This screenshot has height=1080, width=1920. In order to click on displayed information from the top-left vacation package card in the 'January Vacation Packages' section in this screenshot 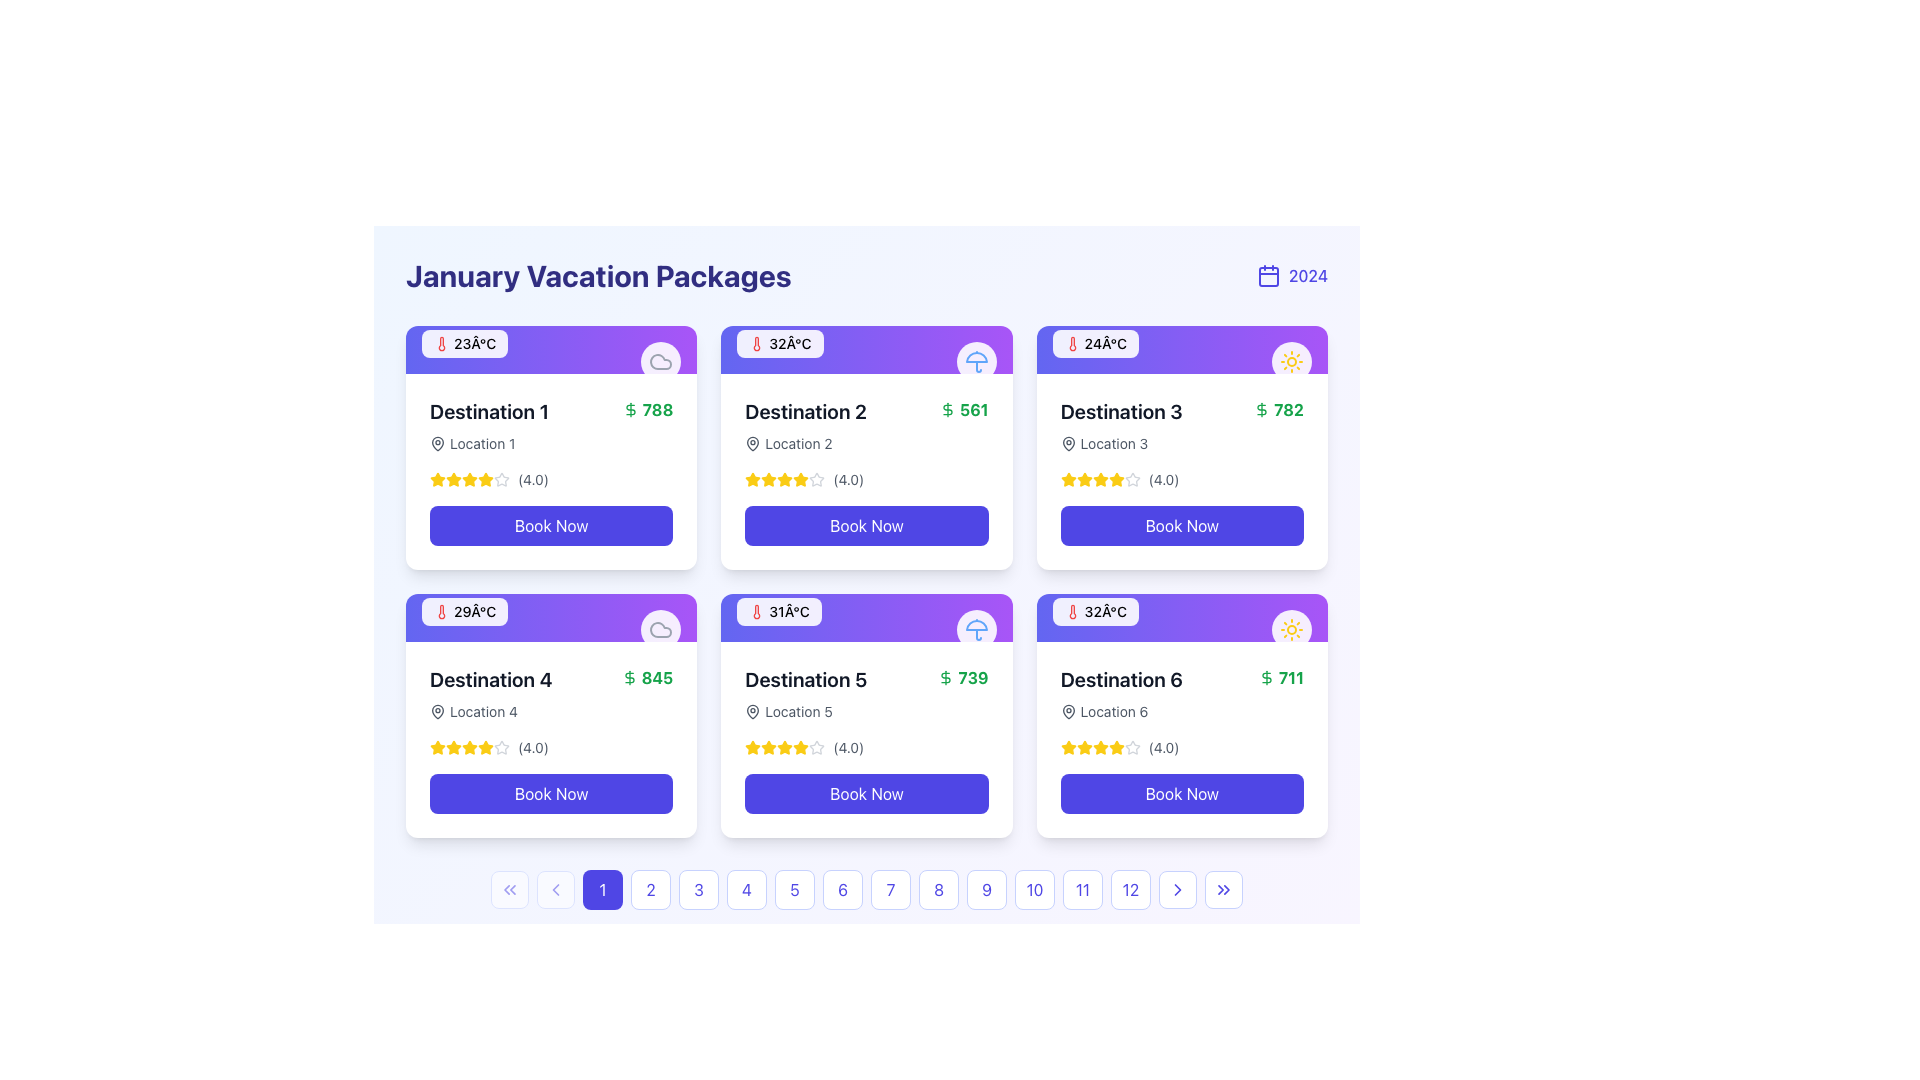, I will do `click(551, 446)`.